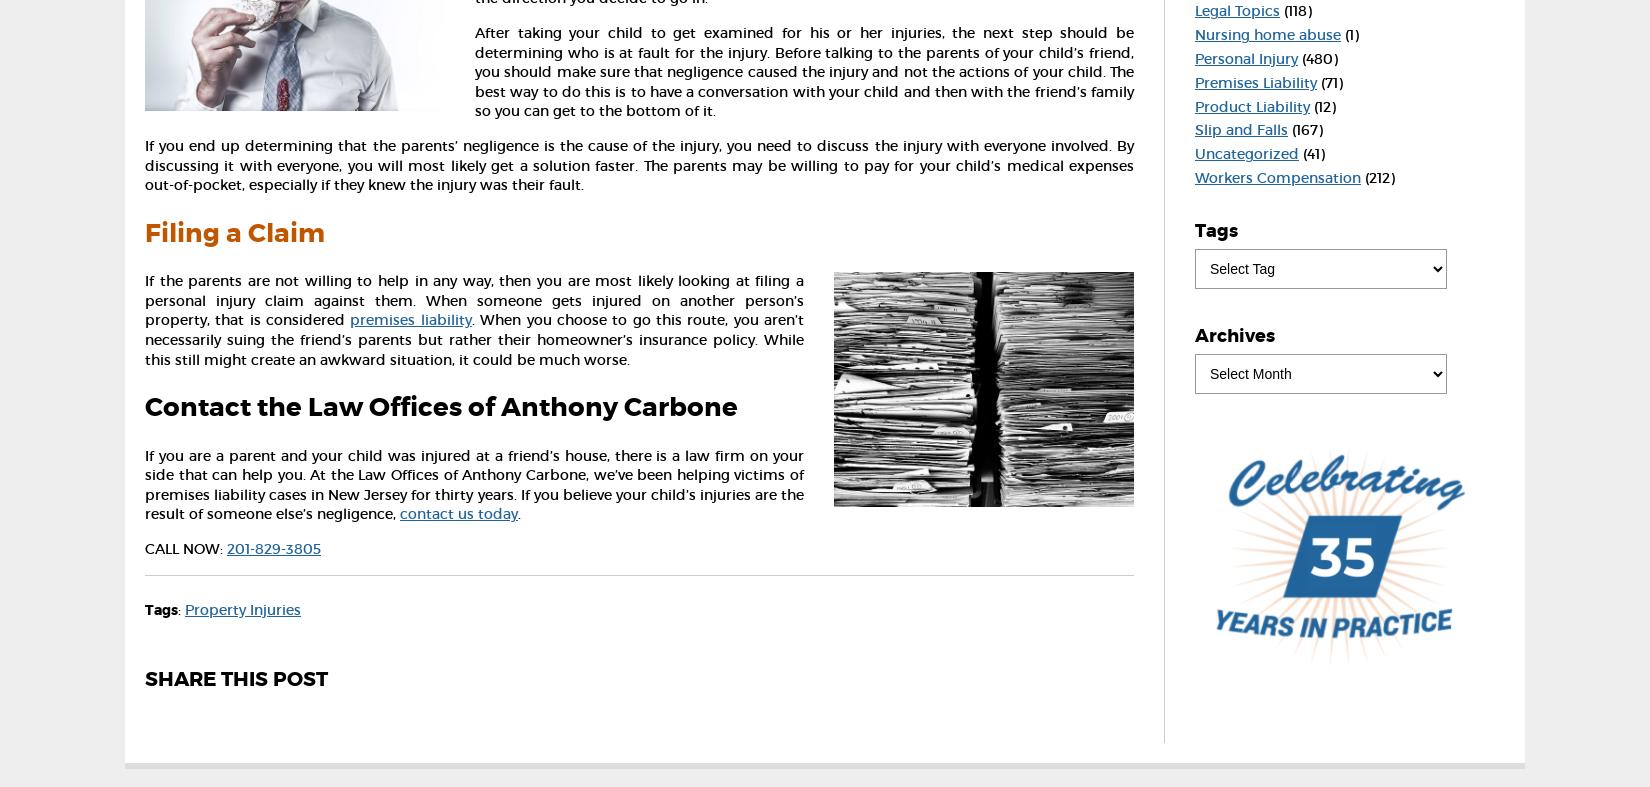 The height and width of the screenshot is (787, 1650). I want to click on '(480)', so click(1317, 58).